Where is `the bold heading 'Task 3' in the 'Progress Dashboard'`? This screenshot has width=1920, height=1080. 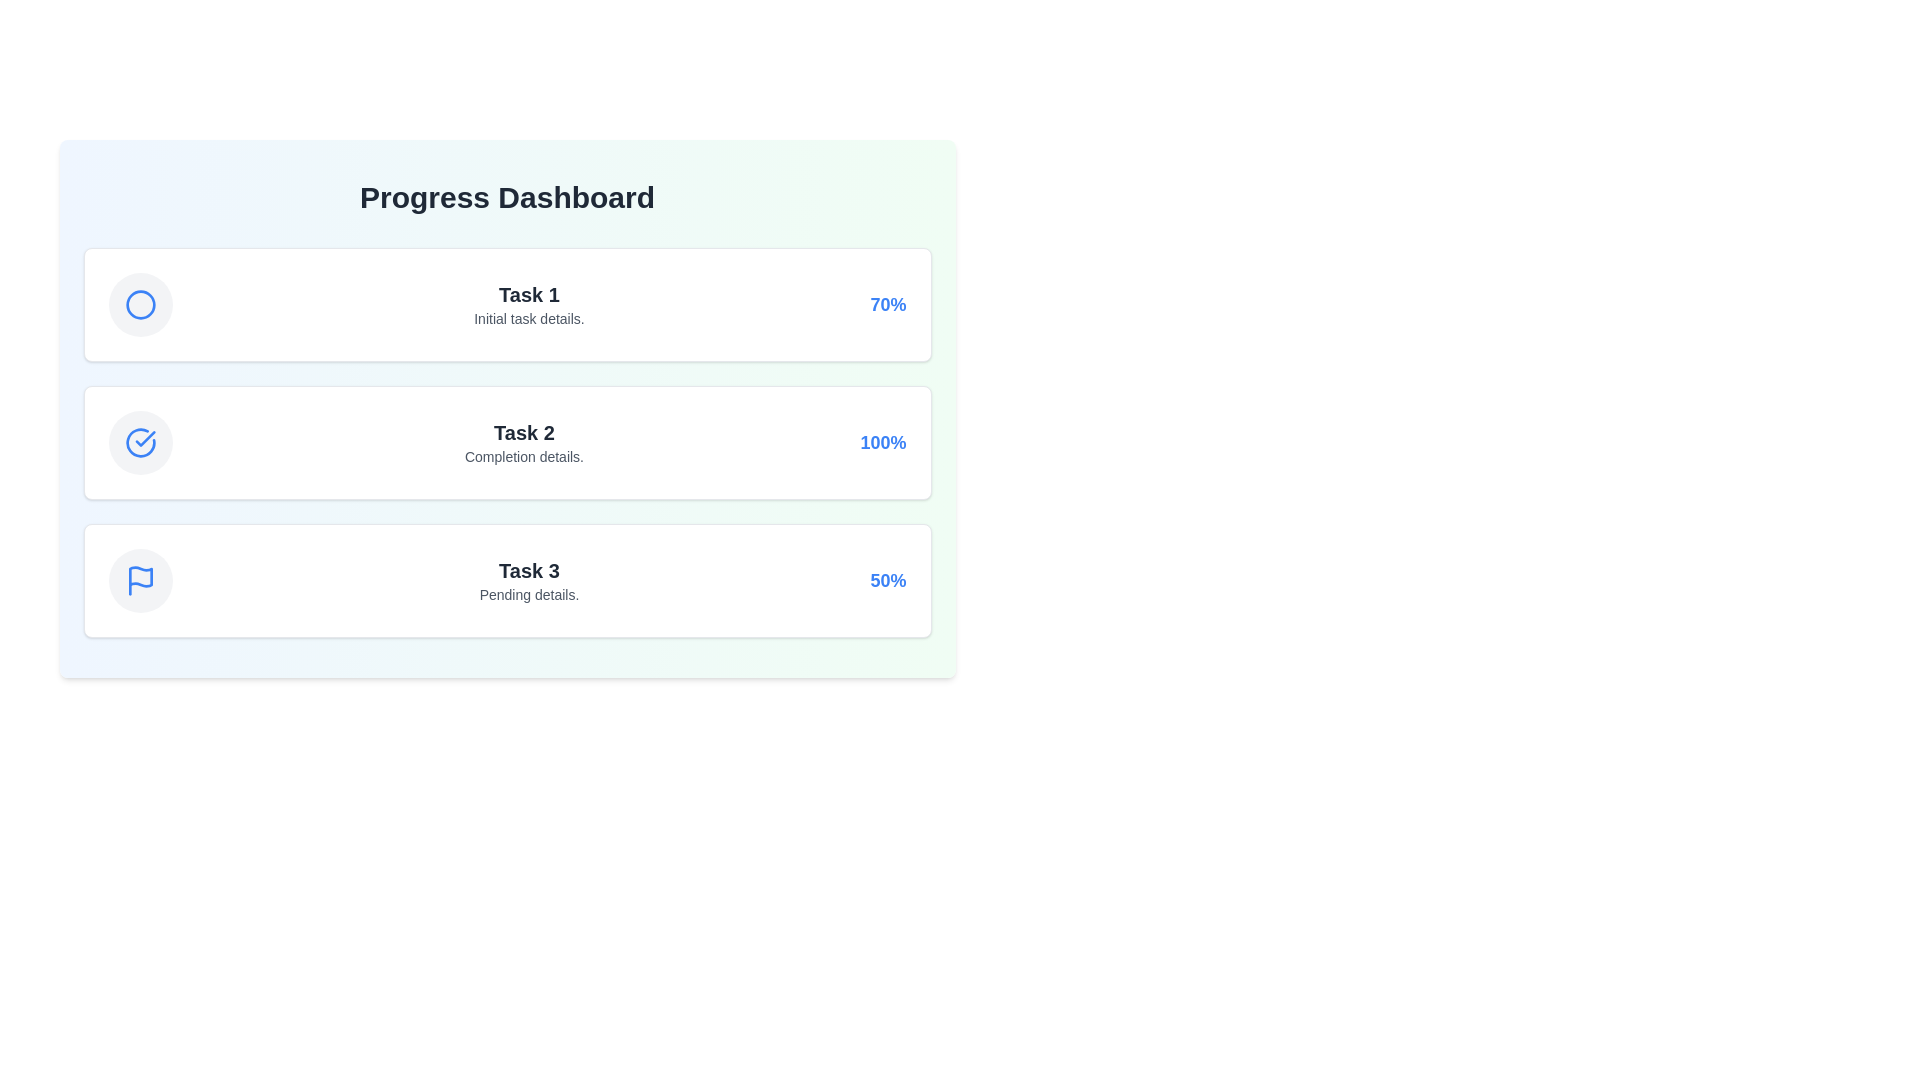
the bold heading 'Task 3' in the 'Progress Dashboard' is located at coordinates (529, 570).